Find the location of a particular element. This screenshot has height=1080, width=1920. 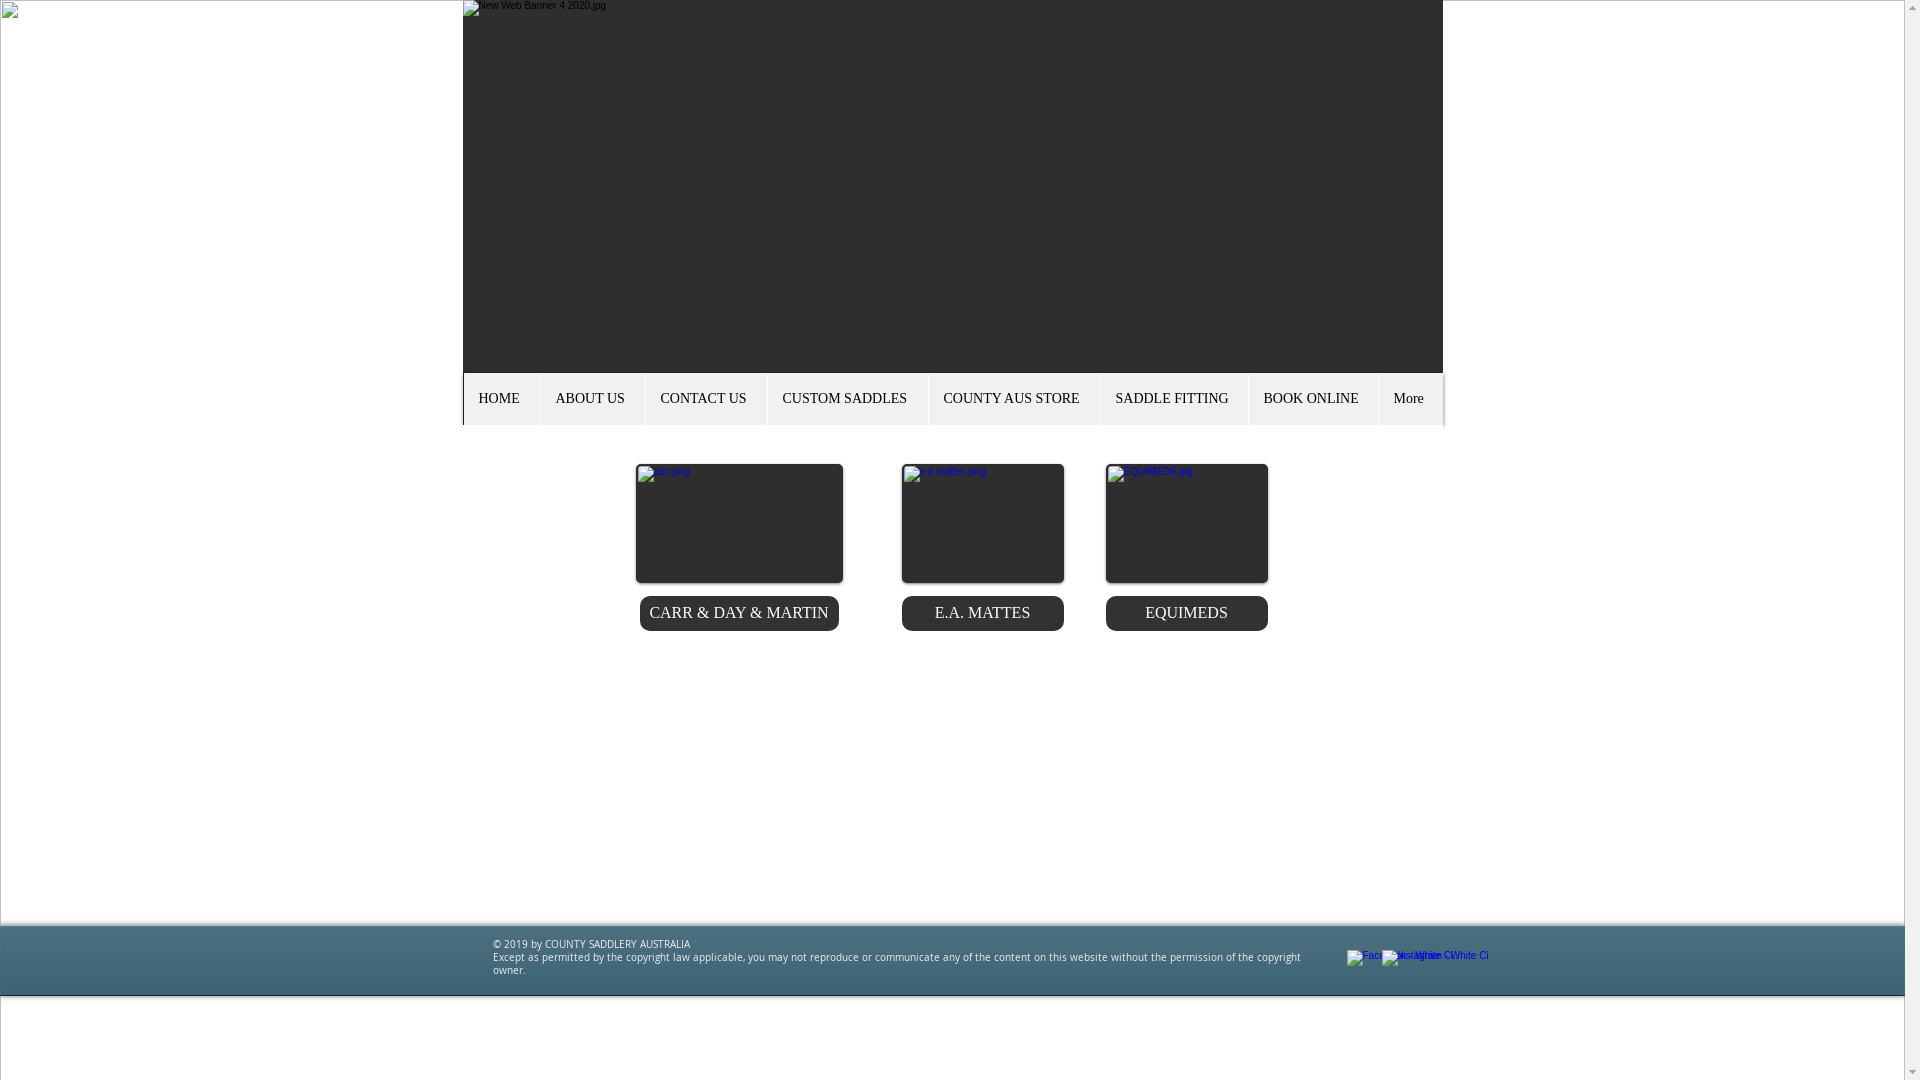

'E.A. MATTES' is located at coordinates (983, 612).